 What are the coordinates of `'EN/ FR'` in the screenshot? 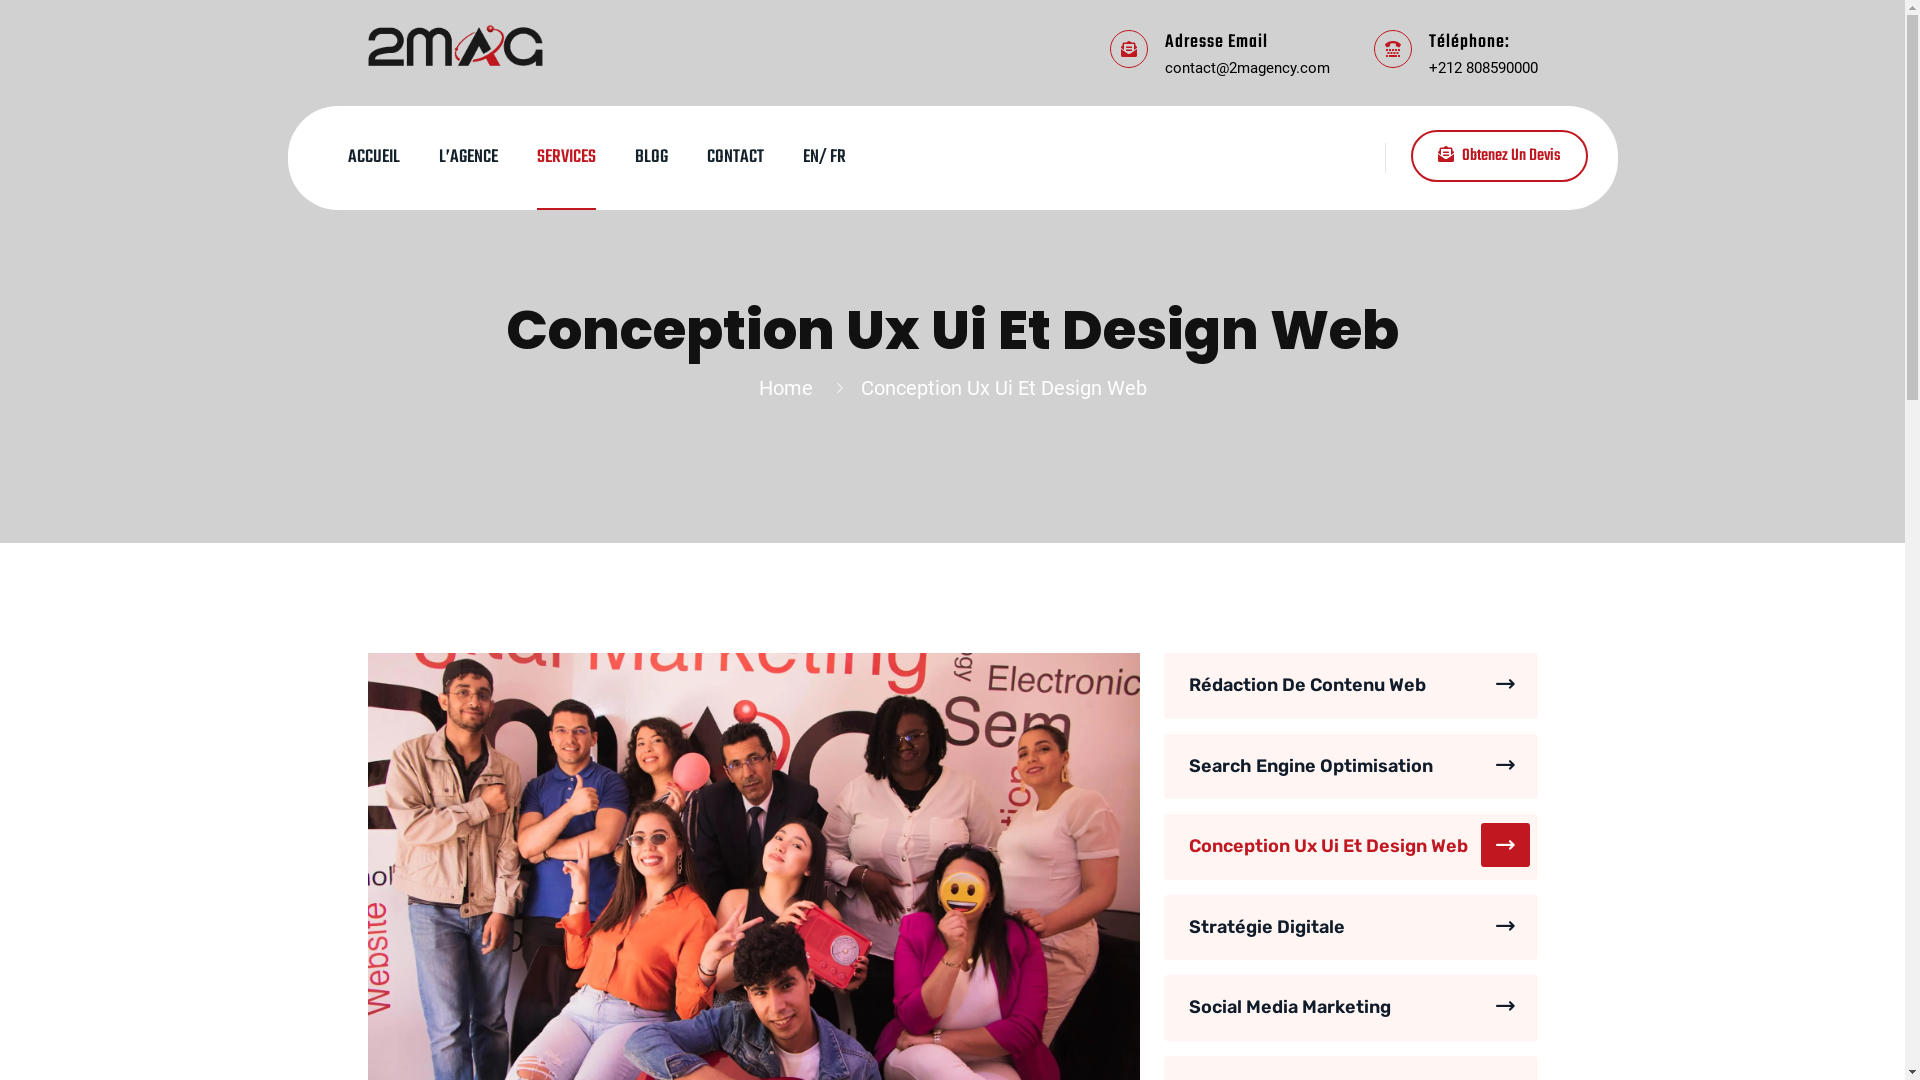 It's located at (823, 157).